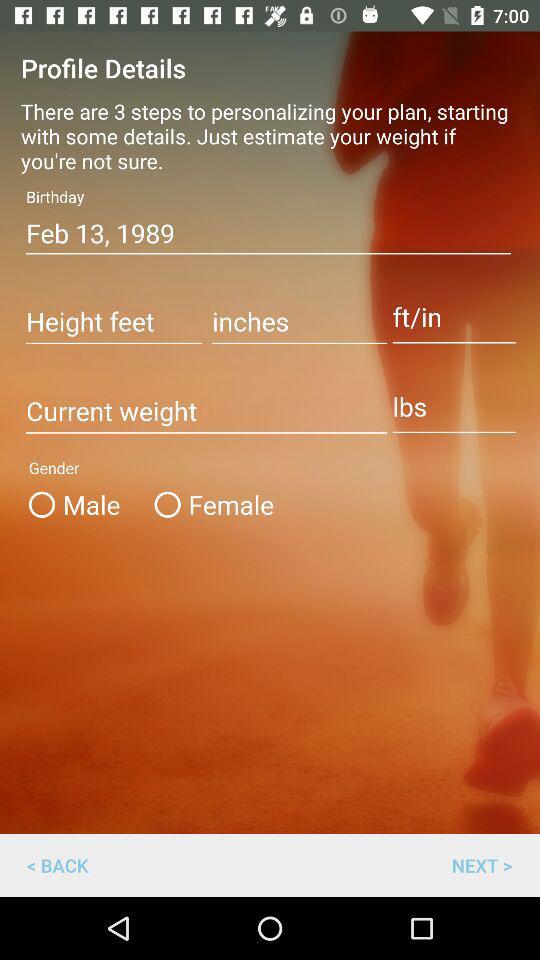  I want to click on item next to the male, so click(209, 503).